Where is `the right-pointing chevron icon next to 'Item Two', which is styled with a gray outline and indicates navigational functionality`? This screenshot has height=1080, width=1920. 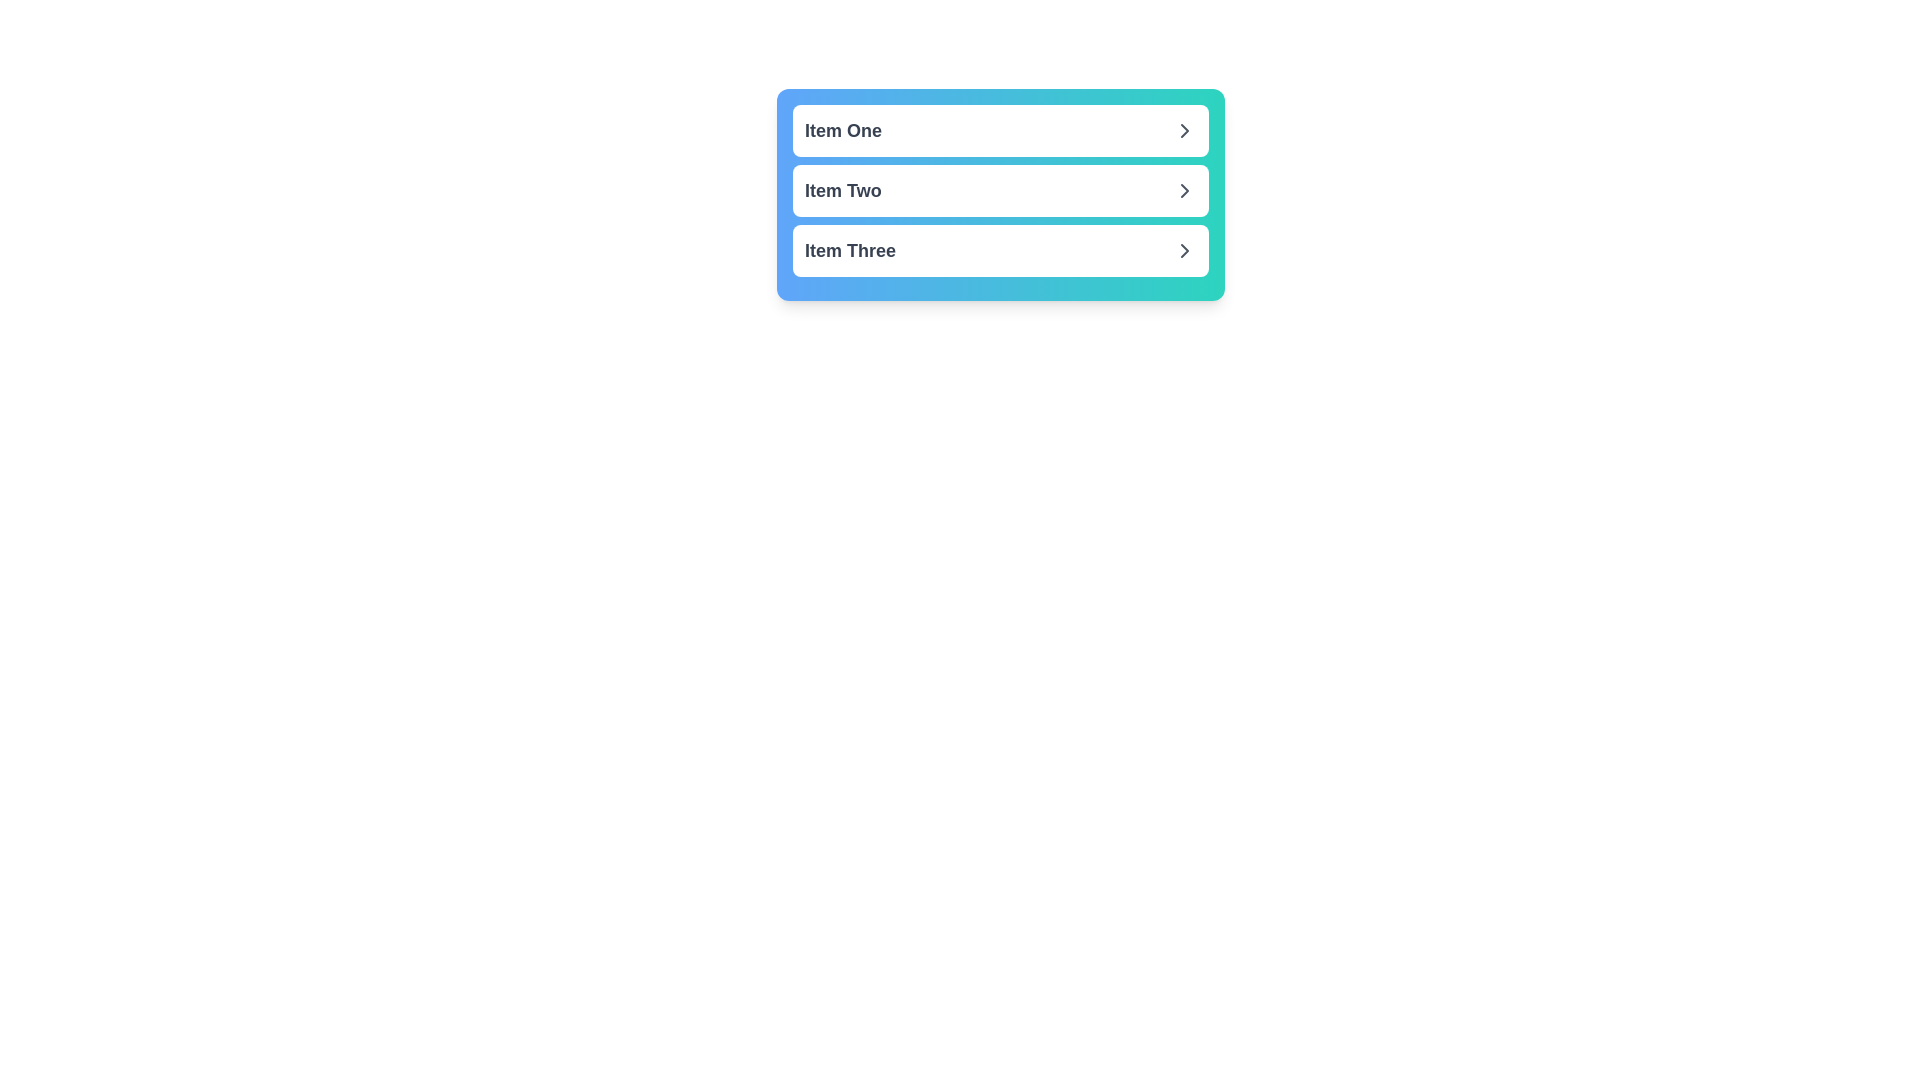 the right-pointing chevron icon next to 'Item Two', which is styled with a gray outline and indicates navigational functionality is located at coordinates (1185, 191).